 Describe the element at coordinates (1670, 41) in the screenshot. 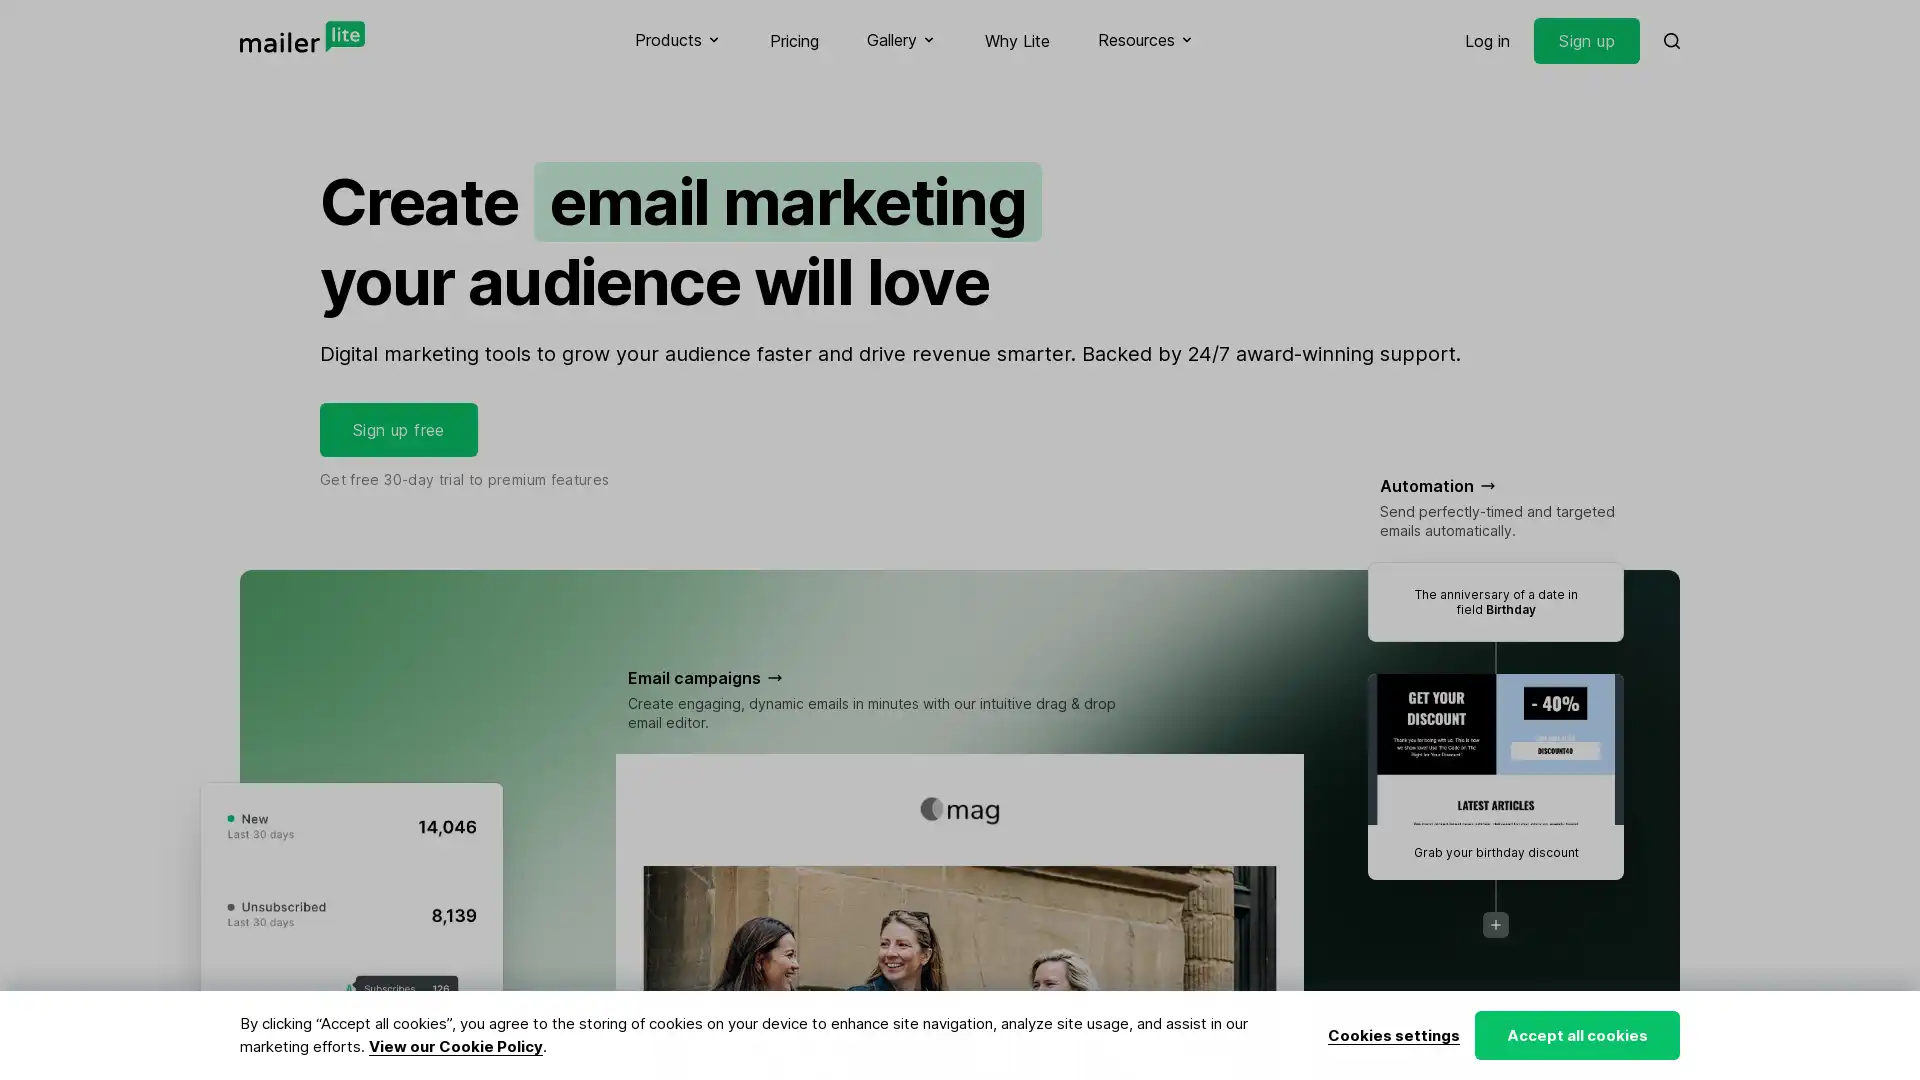

I see `Search MailerLite` at that location.